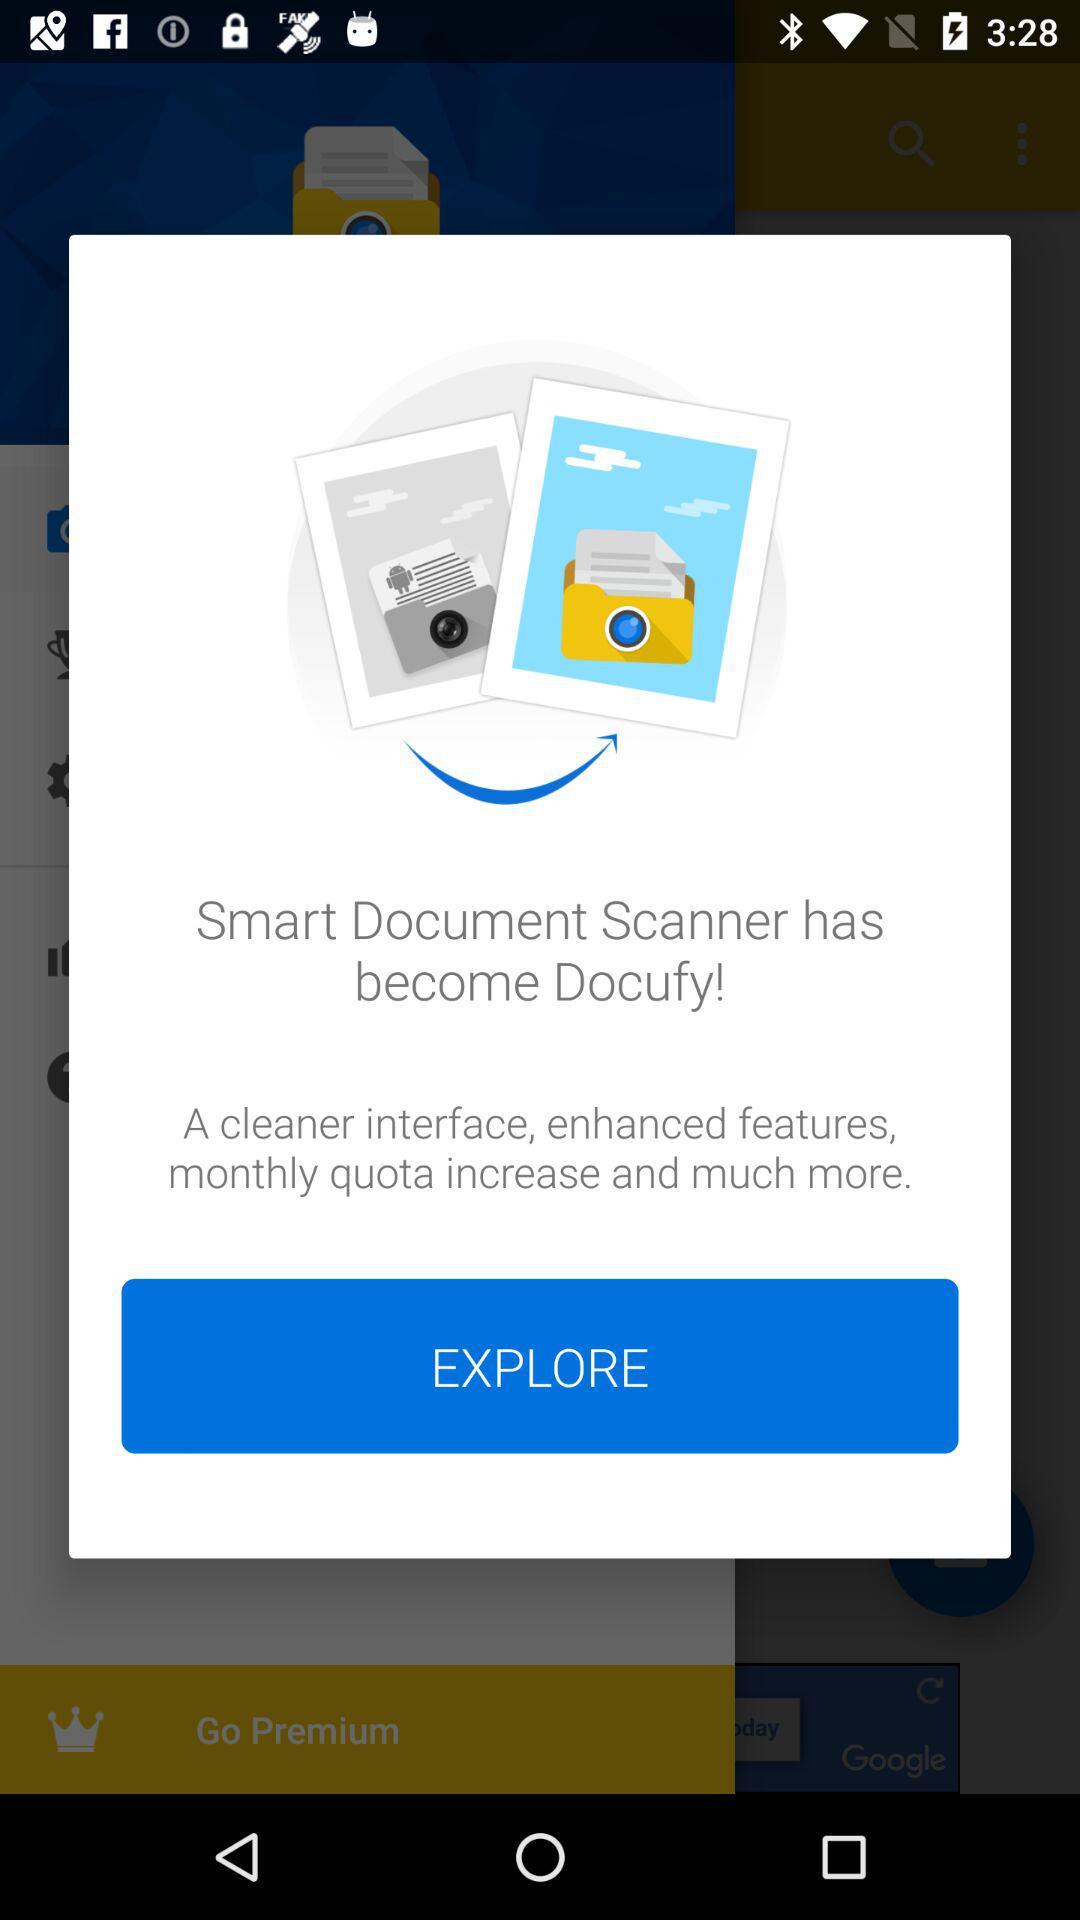 The height and width of the screenshot is (1920, 1080). What do you see at coordinates (540, 1365) in the screenshot?
I see `the icon at the bottom` at bounding box center [540, 1365].